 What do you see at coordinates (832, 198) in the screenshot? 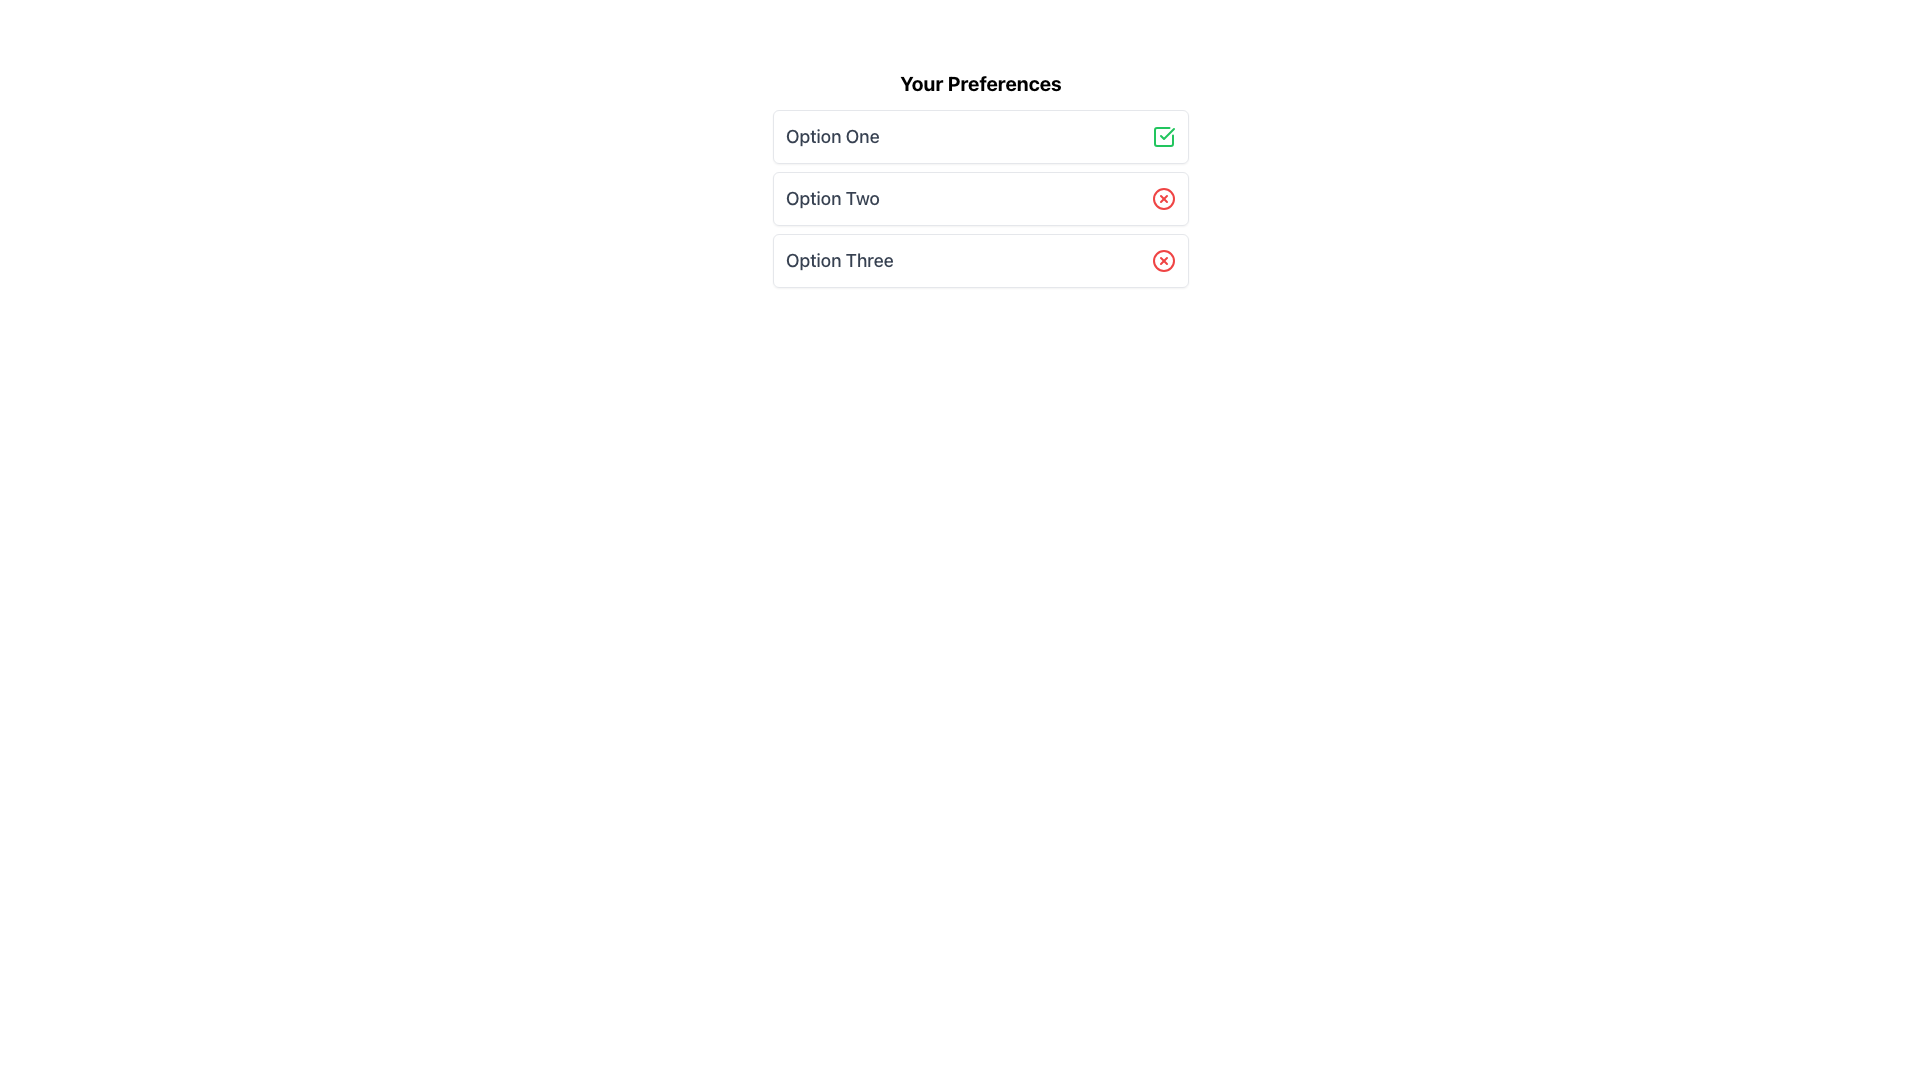
I see `the second Text label in the preference selection interface, located under the header 'Your Preferences', which indicates a choice between 'Option One' and 'Option Three'` at bounding box center [832, 198].